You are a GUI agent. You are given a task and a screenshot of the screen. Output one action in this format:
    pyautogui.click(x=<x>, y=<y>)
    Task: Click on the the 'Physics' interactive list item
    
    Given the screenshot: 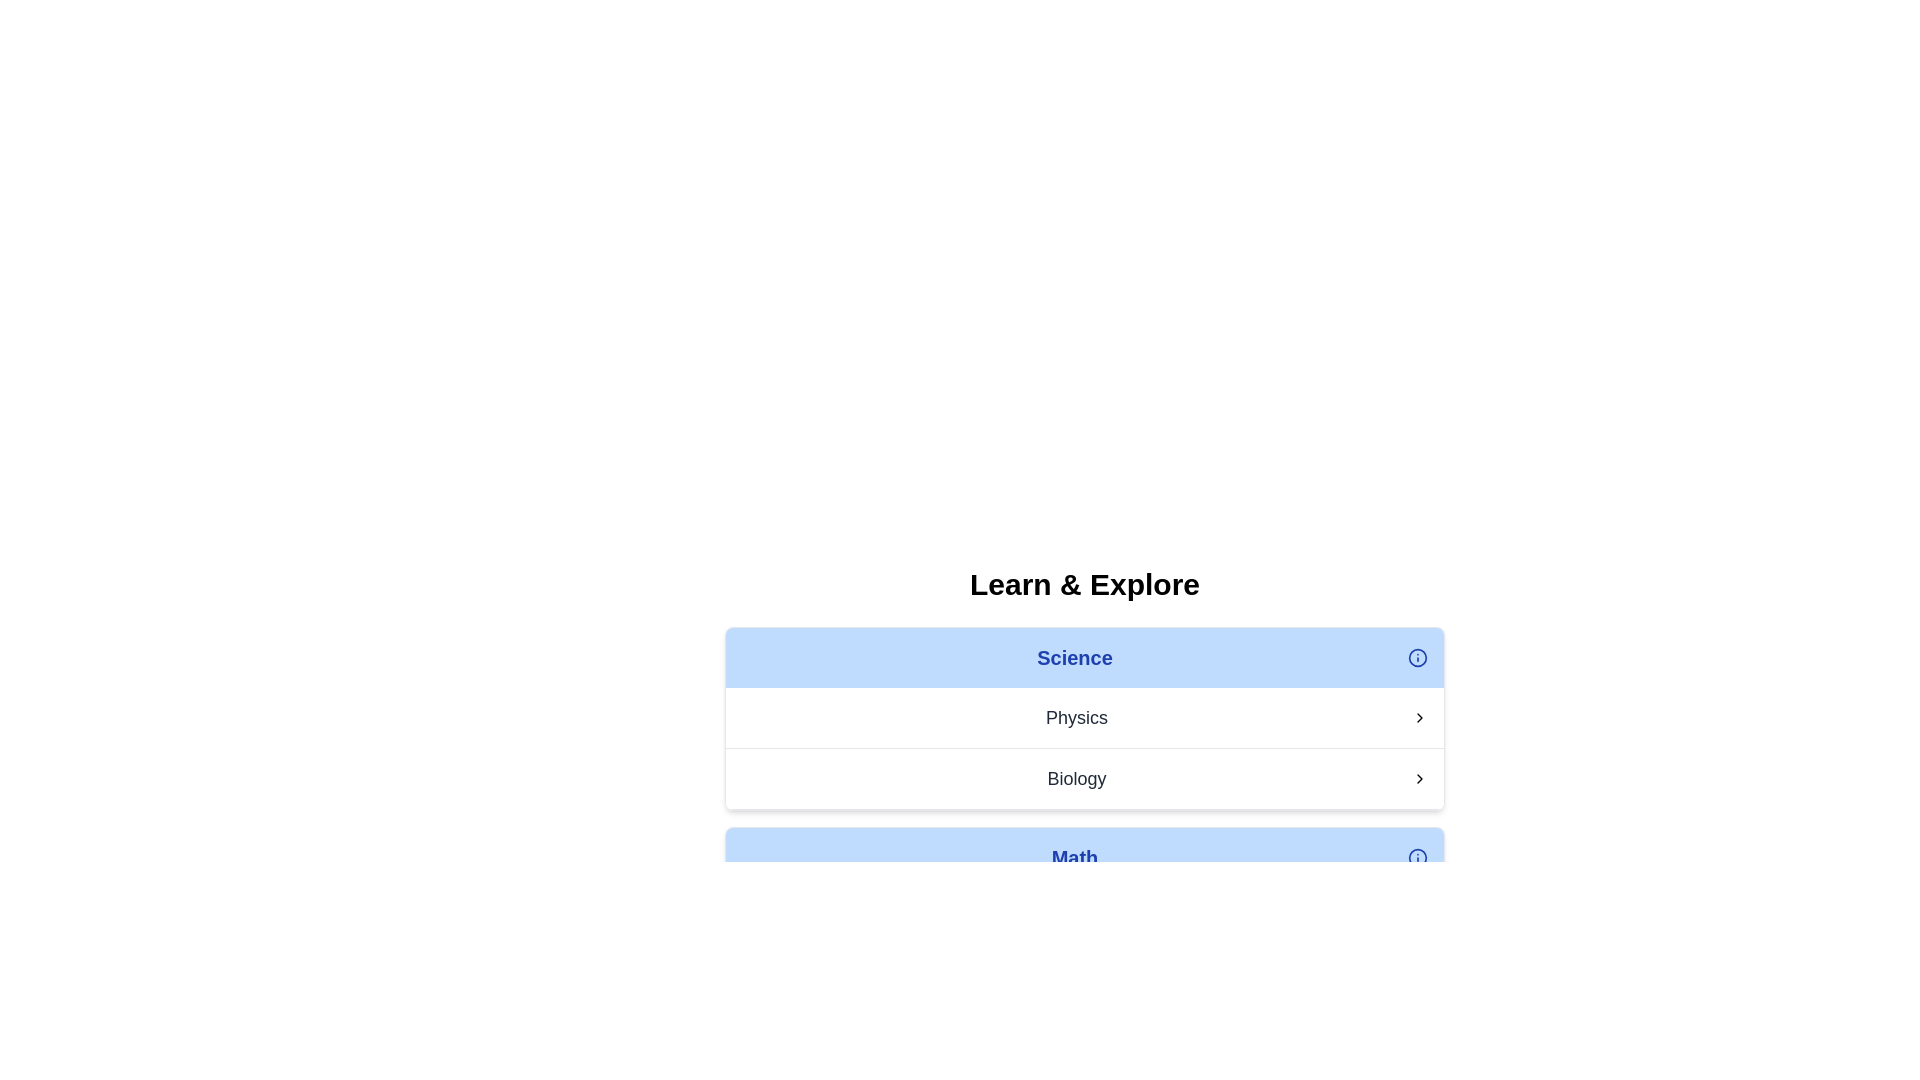 What is the action you would take?
    pyautogui.click(x=1083, y=736)
    